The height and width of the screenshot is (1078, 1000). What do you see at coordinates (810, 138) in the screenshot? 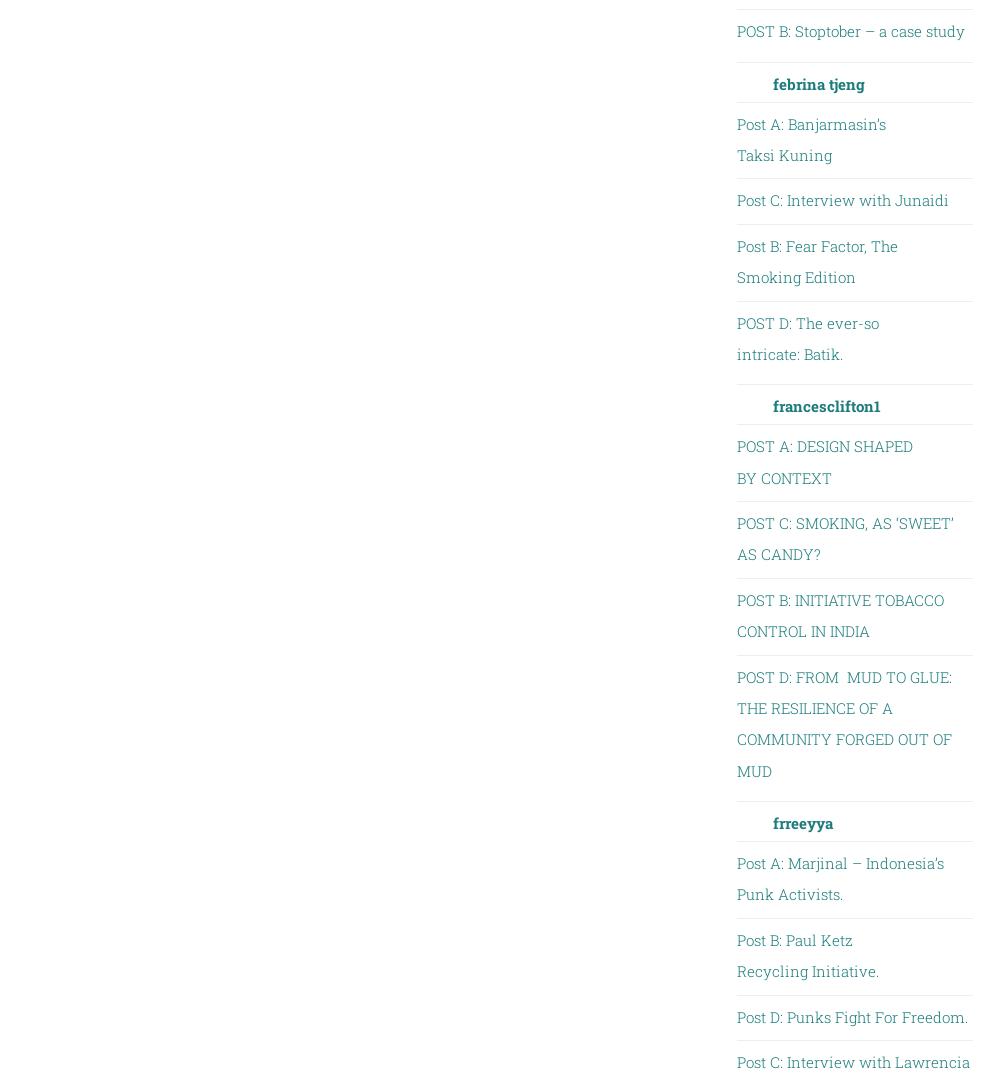
I see `'Post A: Banjarmasin’s Taksi Kuning'` at bounding box center [810, 138].